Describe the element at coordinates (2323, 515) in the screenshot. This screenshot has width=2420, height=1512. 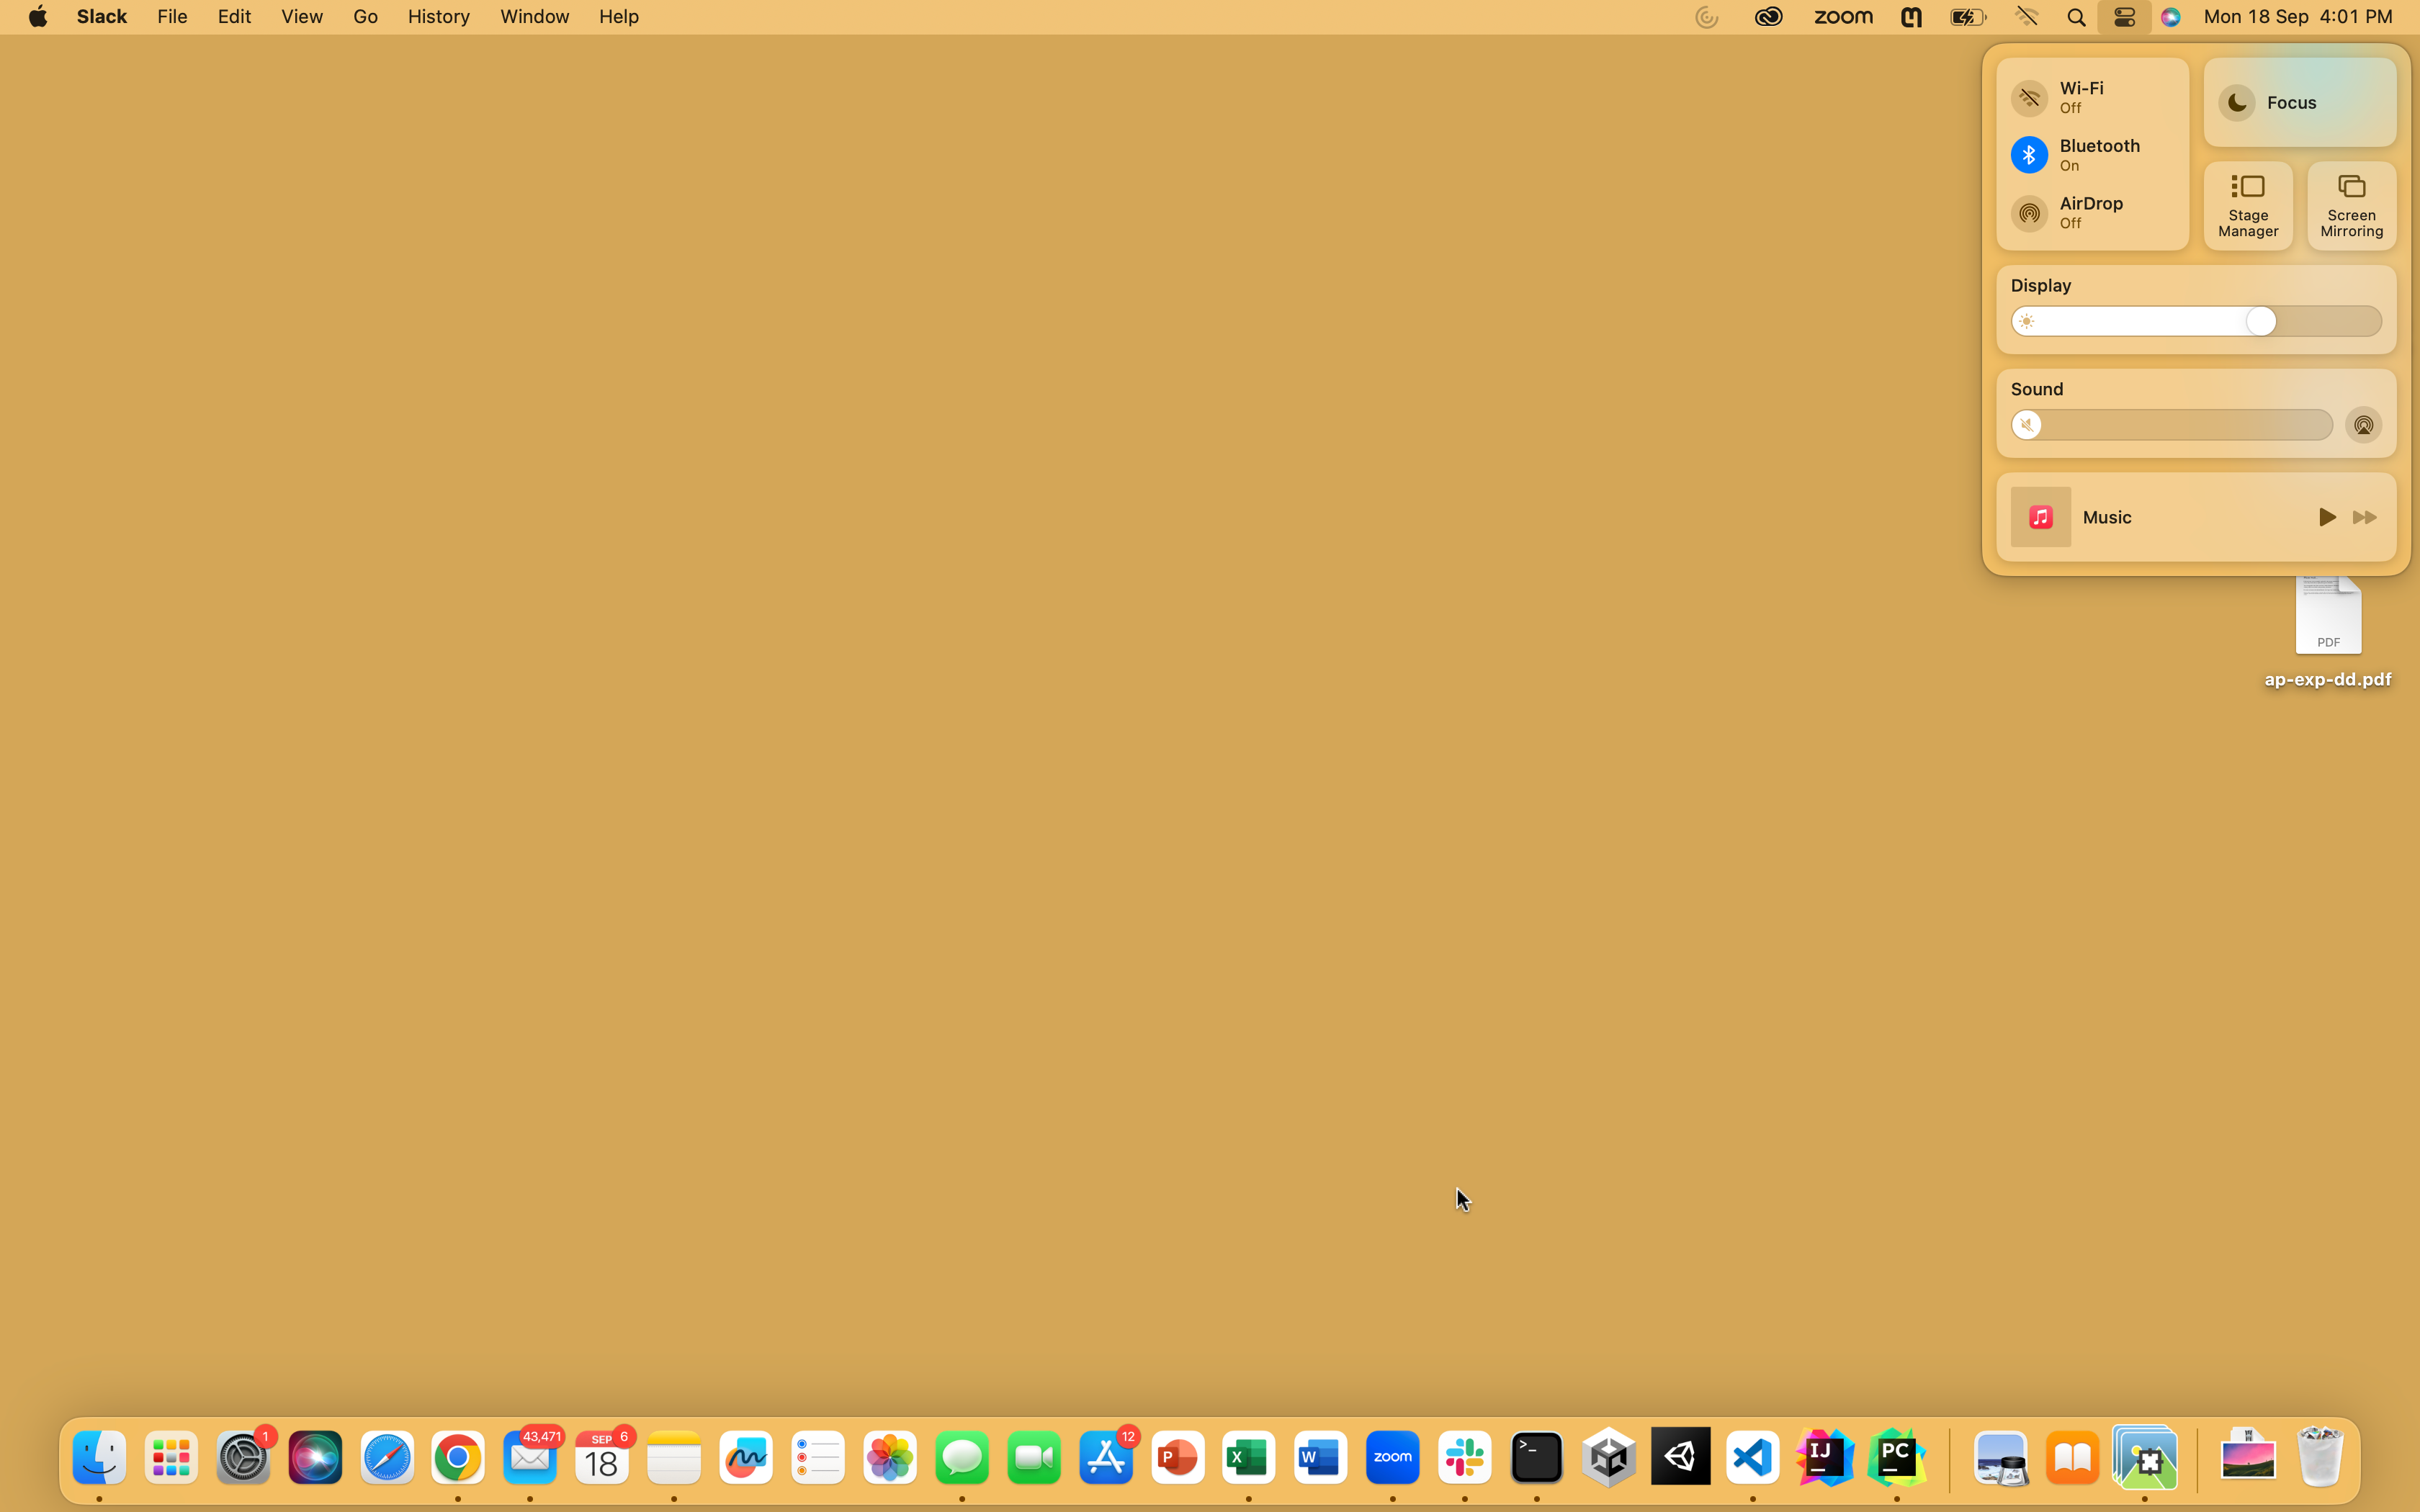
I see `Activate the song on screen and proceed to the next music track` at that location.